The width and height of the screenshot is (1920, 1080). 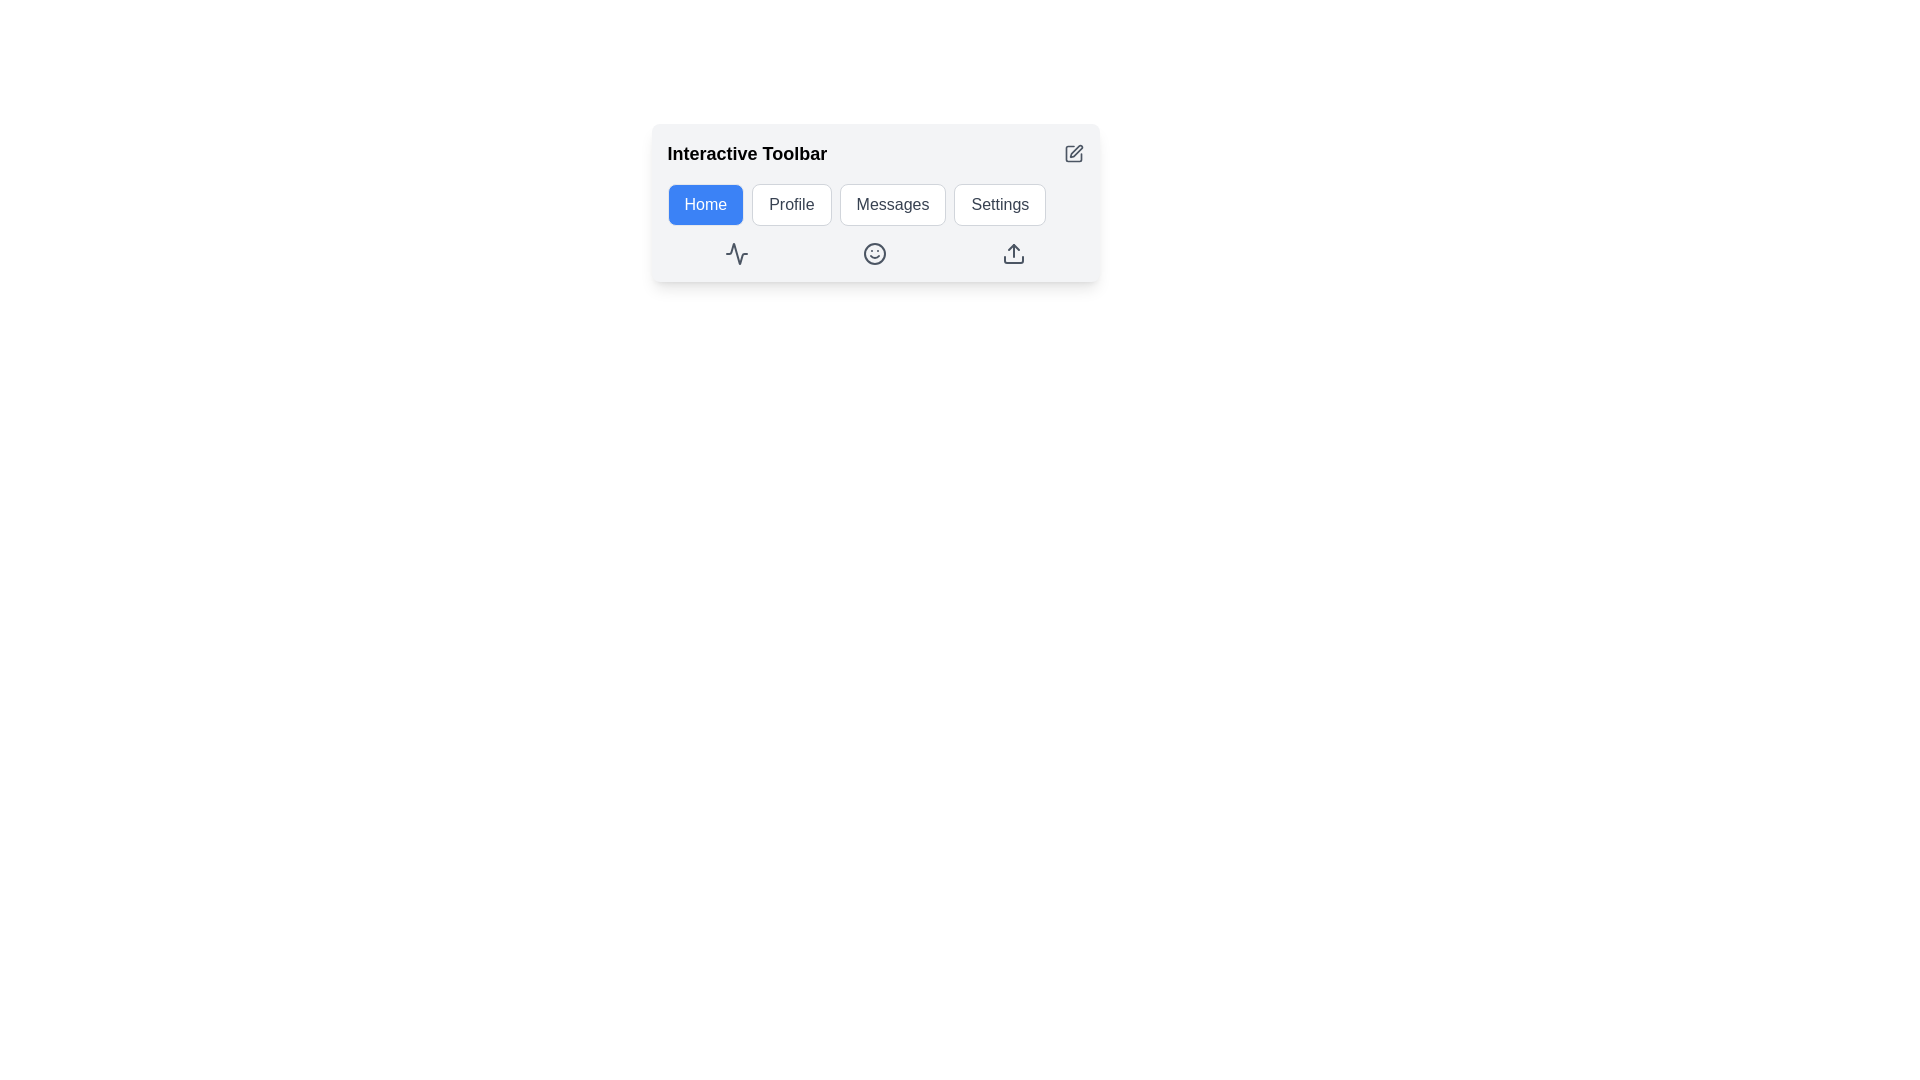 I want to click on lower part of the 'upload' icon represented by the vector graphic component in the toolbar for debugging purposes, so click(x=1014, y=258).